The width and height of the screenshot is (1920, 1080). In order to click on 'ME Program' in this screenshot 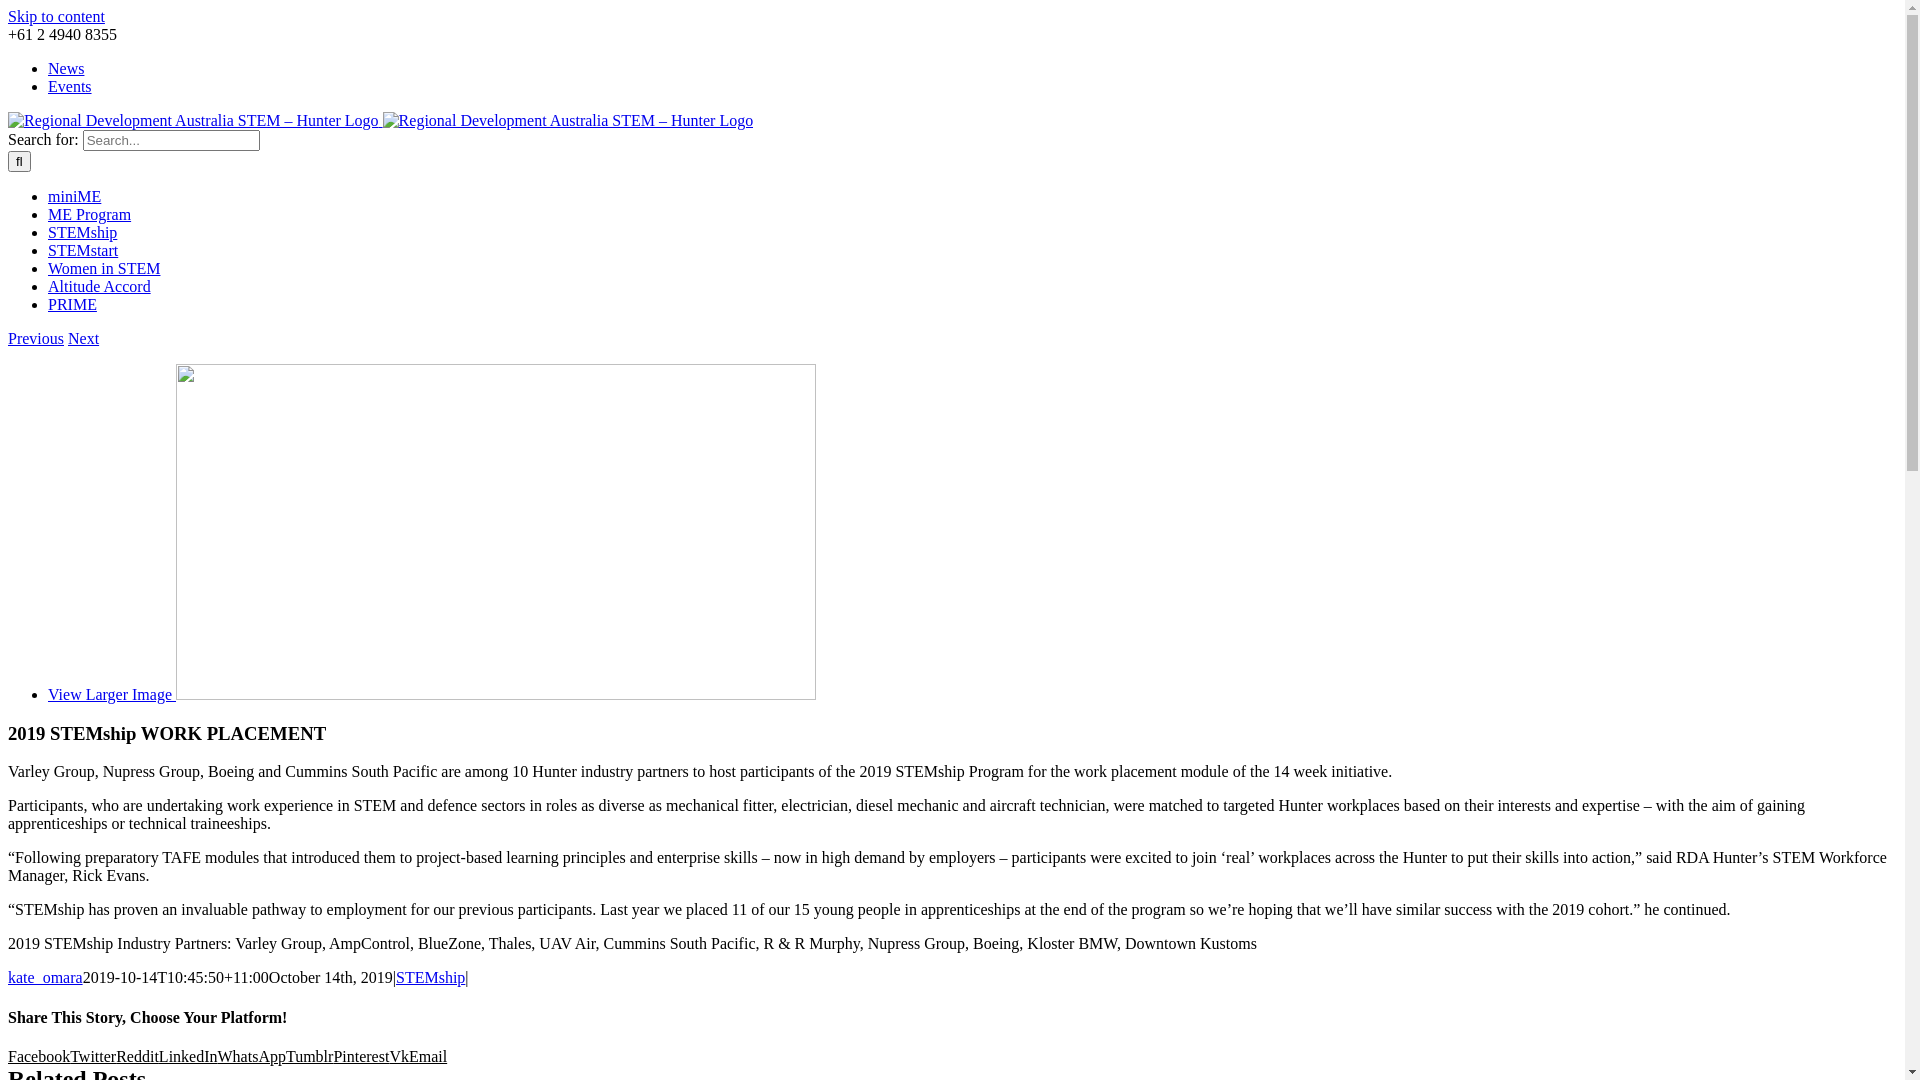, I will do `click(48, 214)`.